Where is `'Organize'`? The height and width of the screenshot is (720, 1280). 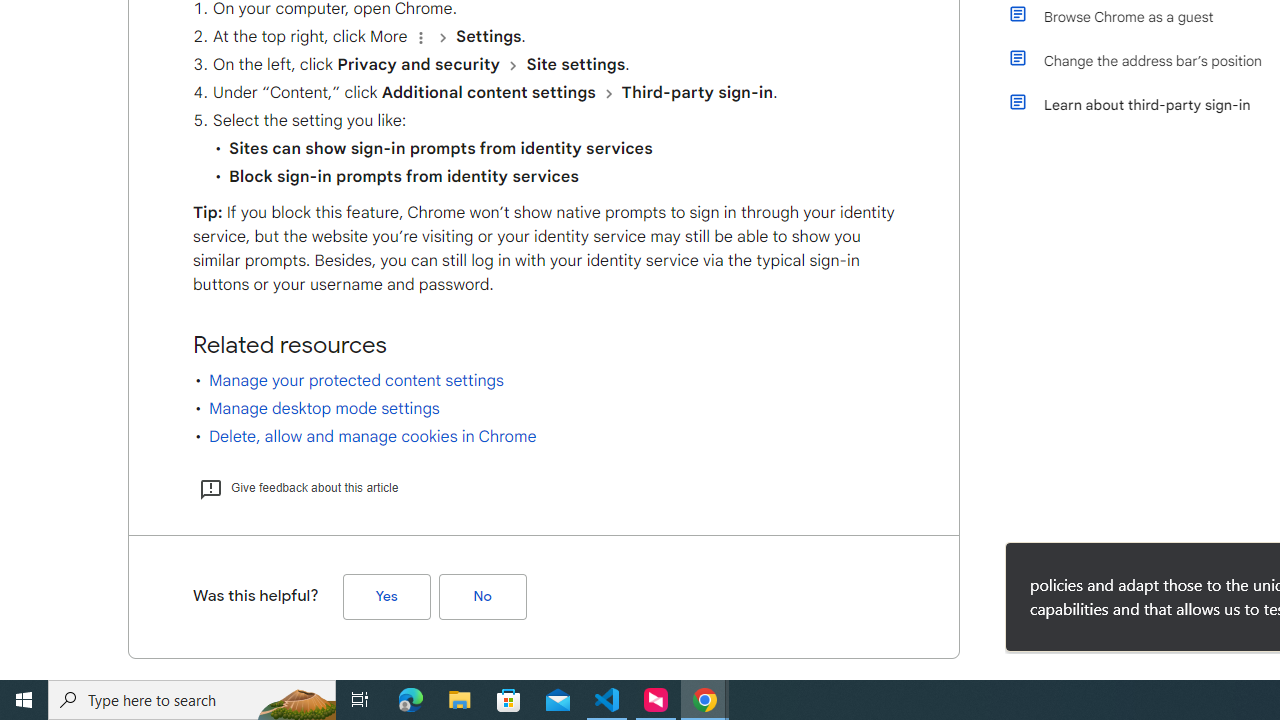 'Organize' is located at coordinates (419, 37).